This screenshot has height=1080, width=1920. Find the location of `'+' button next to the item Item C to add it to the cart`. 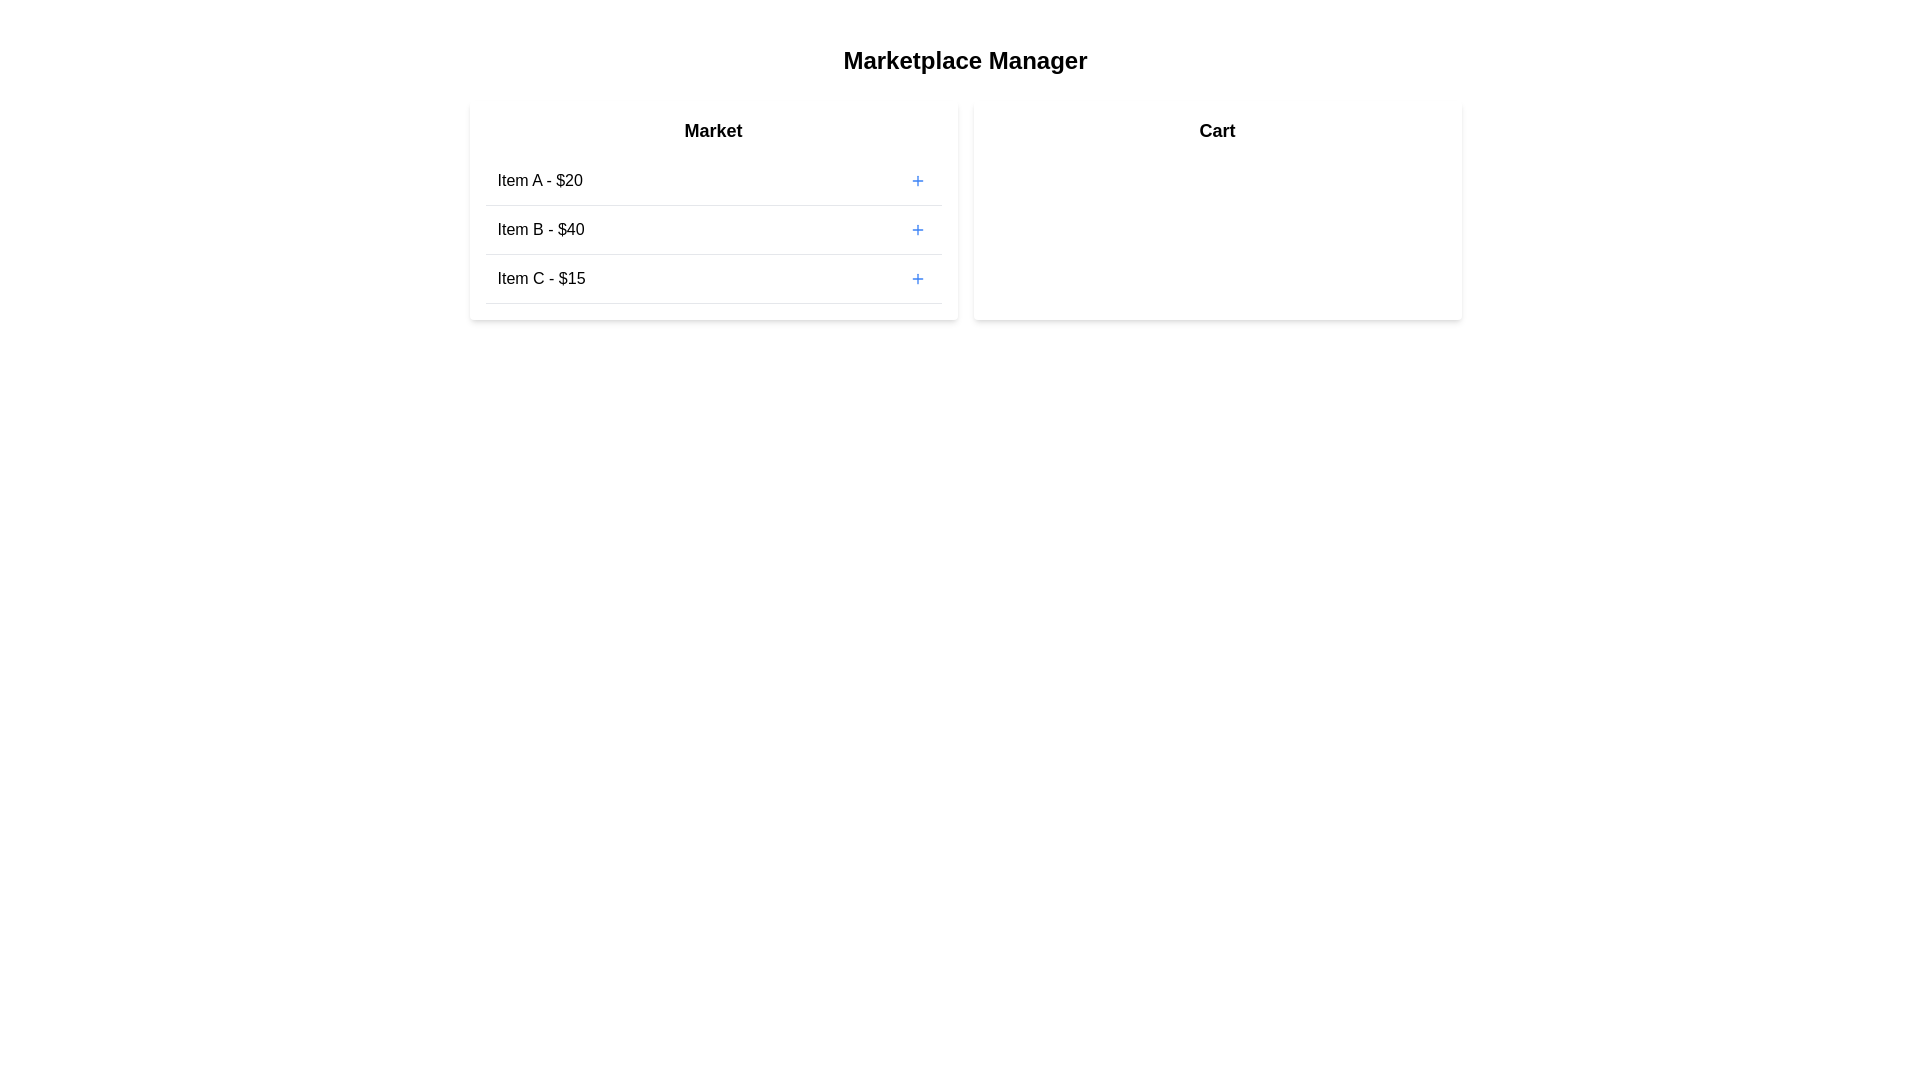

'+' button next to the item Item C to add it to the cart is located at coordinates (916, 278).